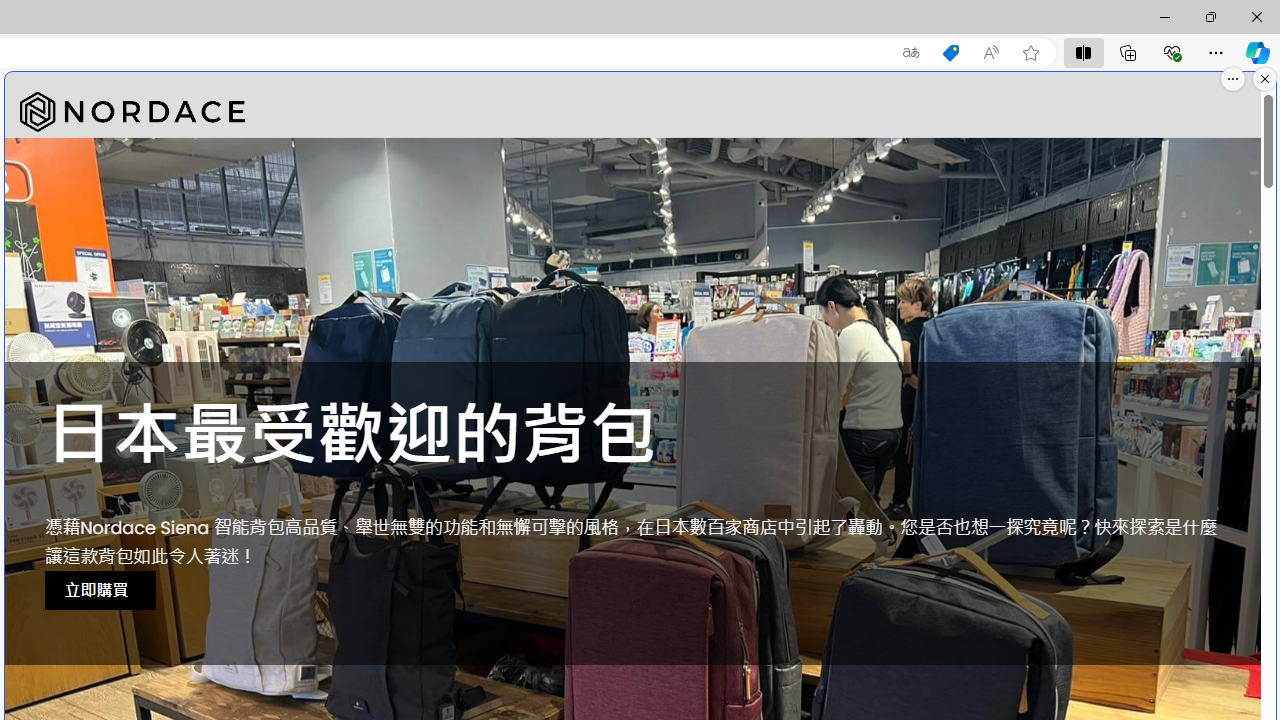 The image size is (1280, 720). I want to click on 'Show translate options', so click(909, 52).